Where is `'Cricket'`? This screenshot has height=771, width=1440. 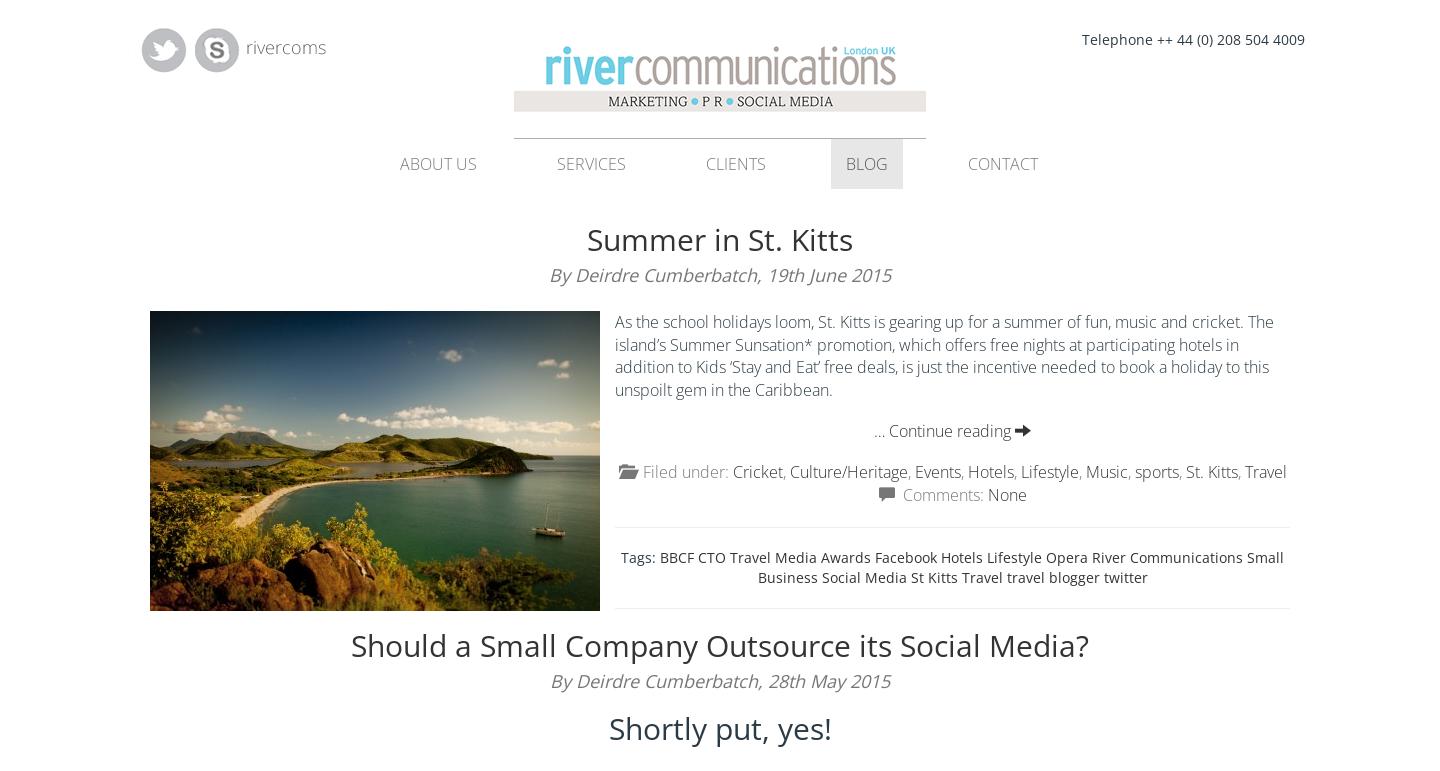 'Cricket' is located at coordinates (756, 471).